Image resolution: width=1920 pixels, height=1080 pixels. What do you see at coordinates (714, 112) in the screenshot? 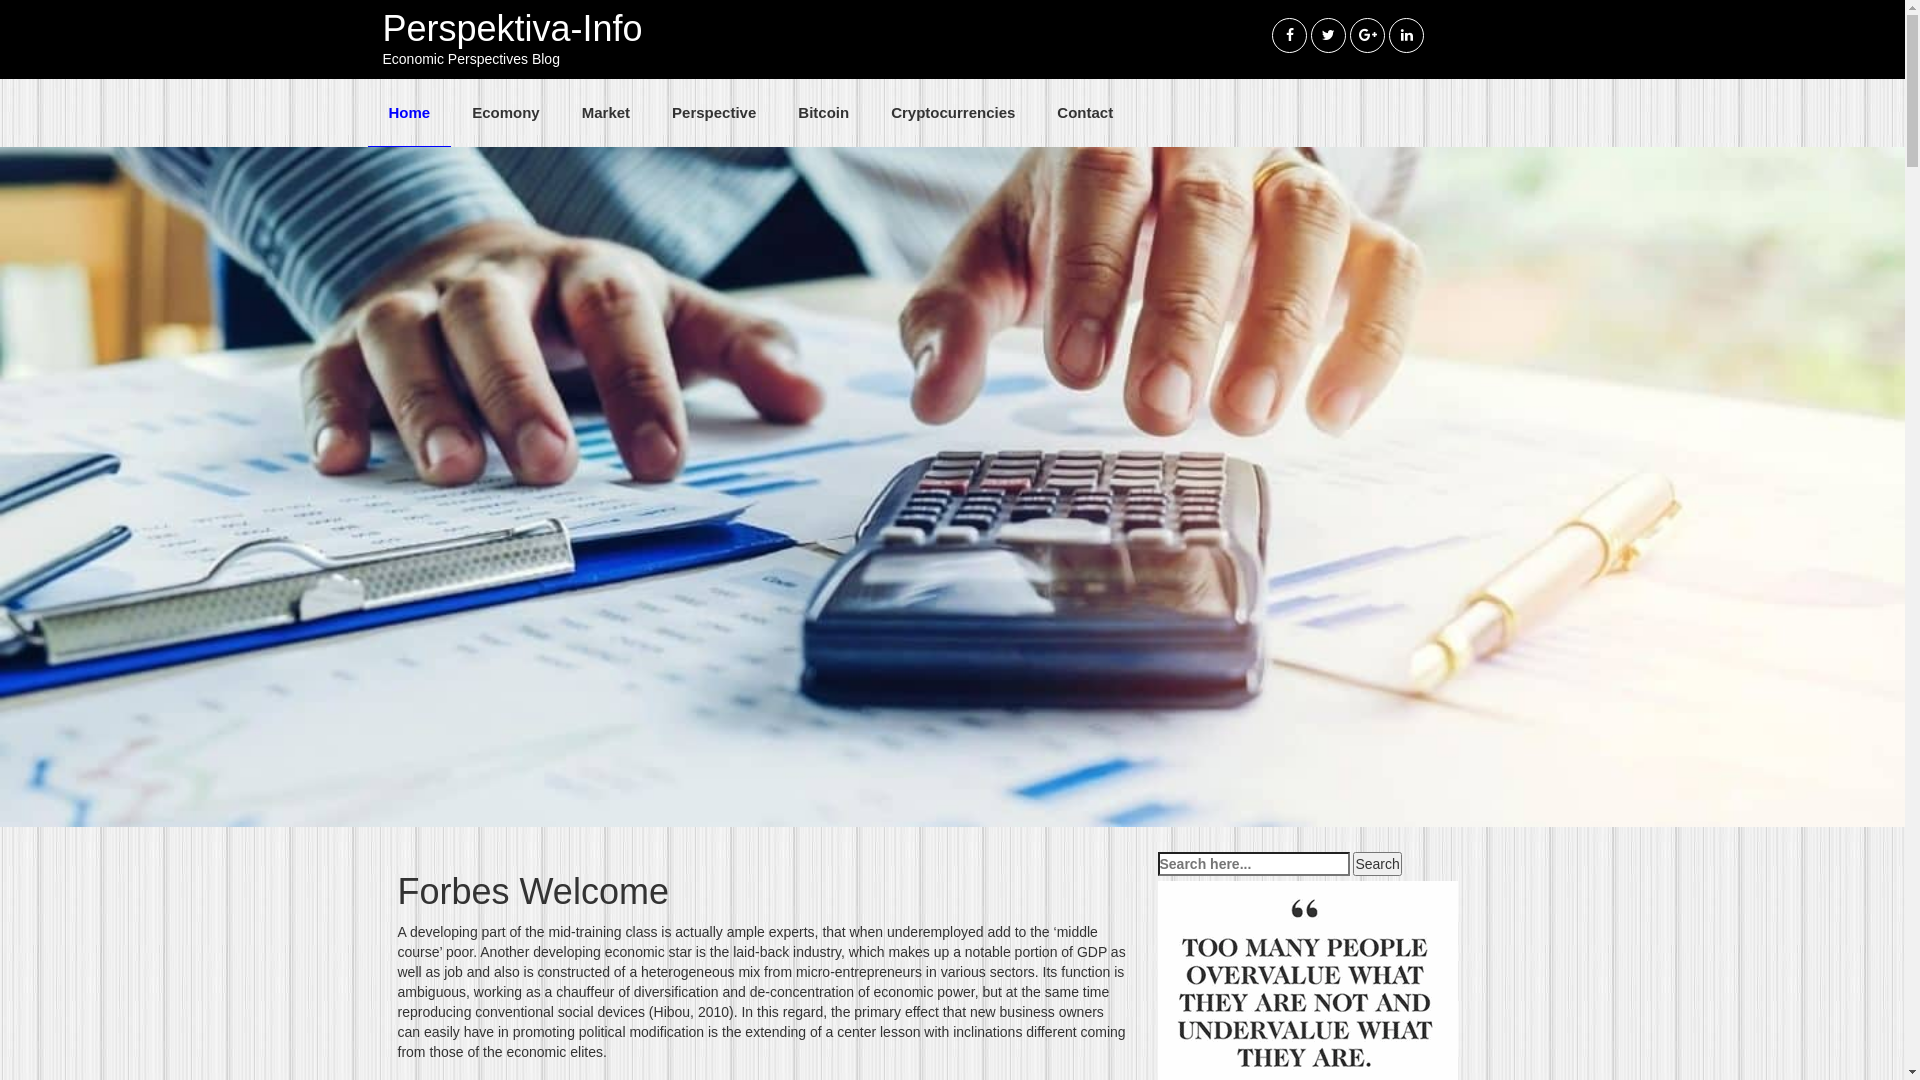
I see `'Perspective'` at bounding box center [714, 112].